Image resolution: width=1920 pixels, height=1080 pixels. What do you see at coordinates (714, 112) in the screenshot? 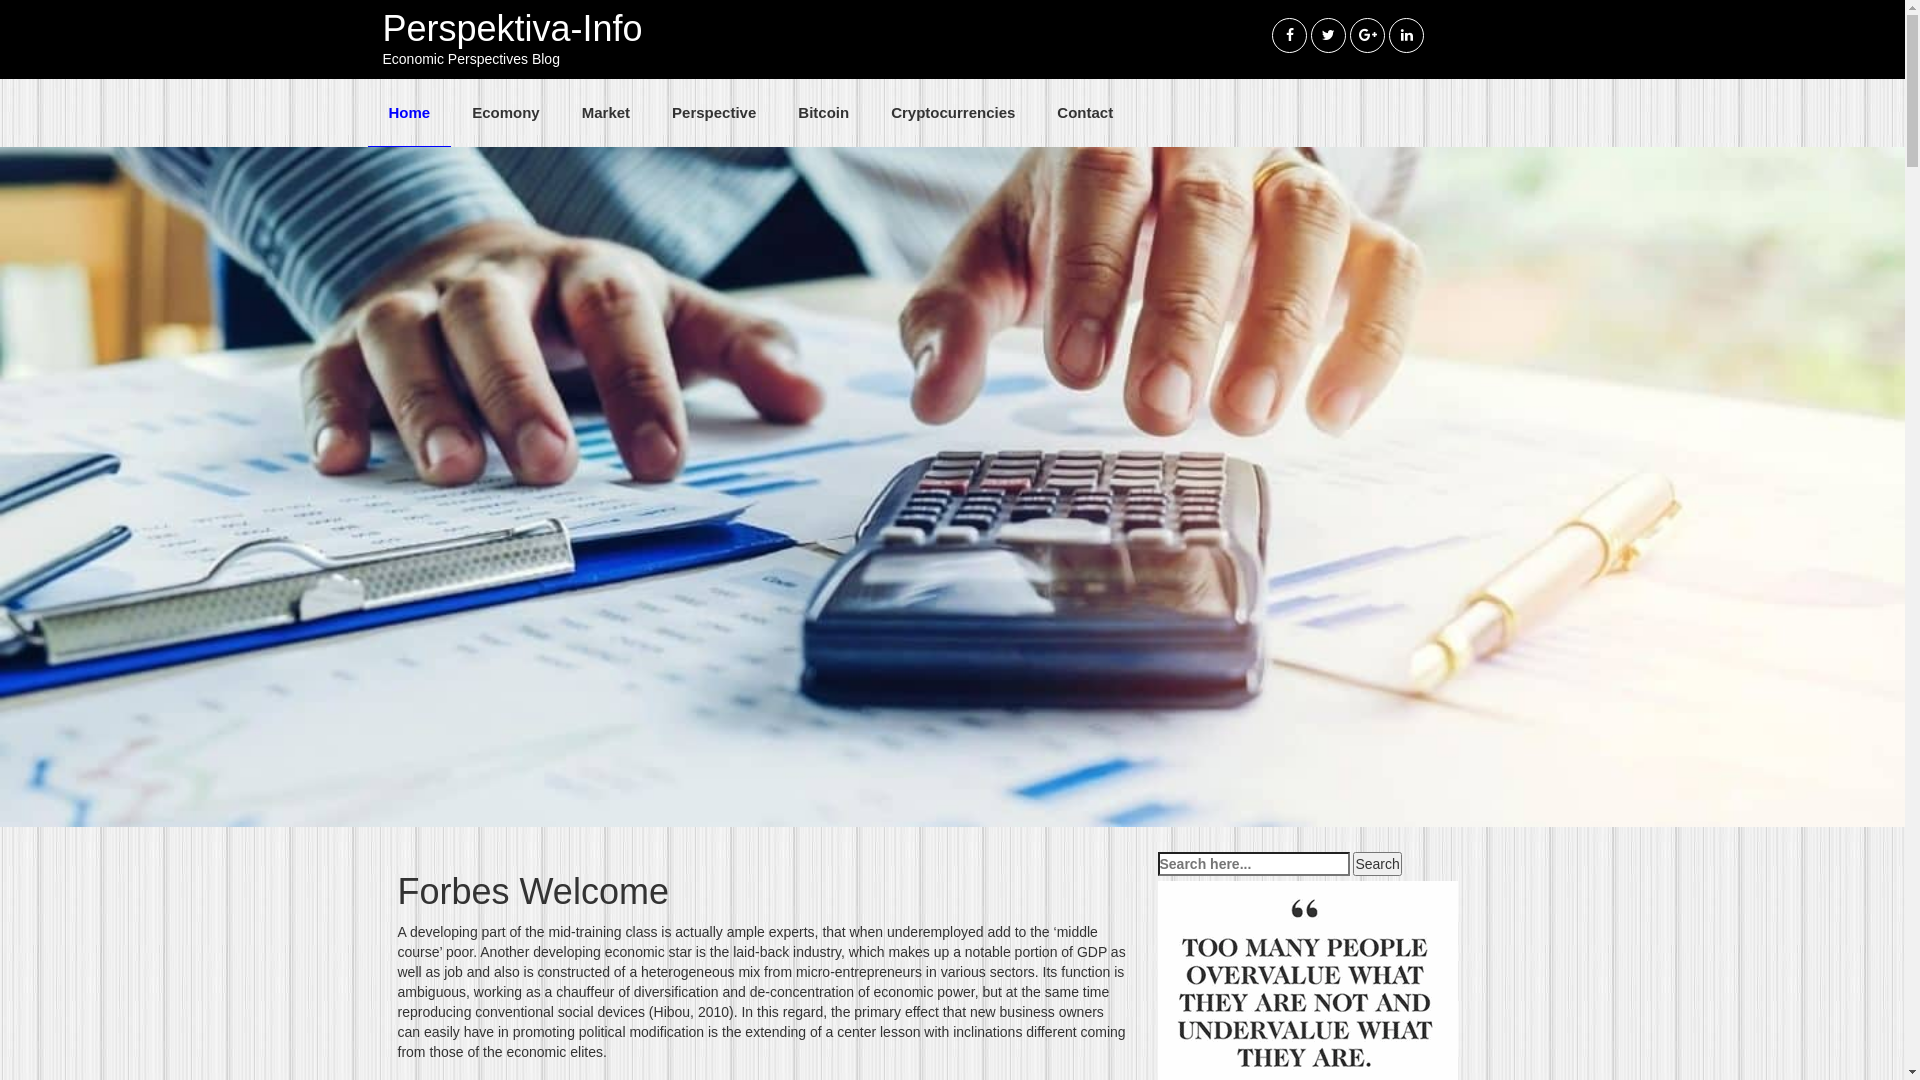
I see `'Perspective'` at bounding box center [714, 112].